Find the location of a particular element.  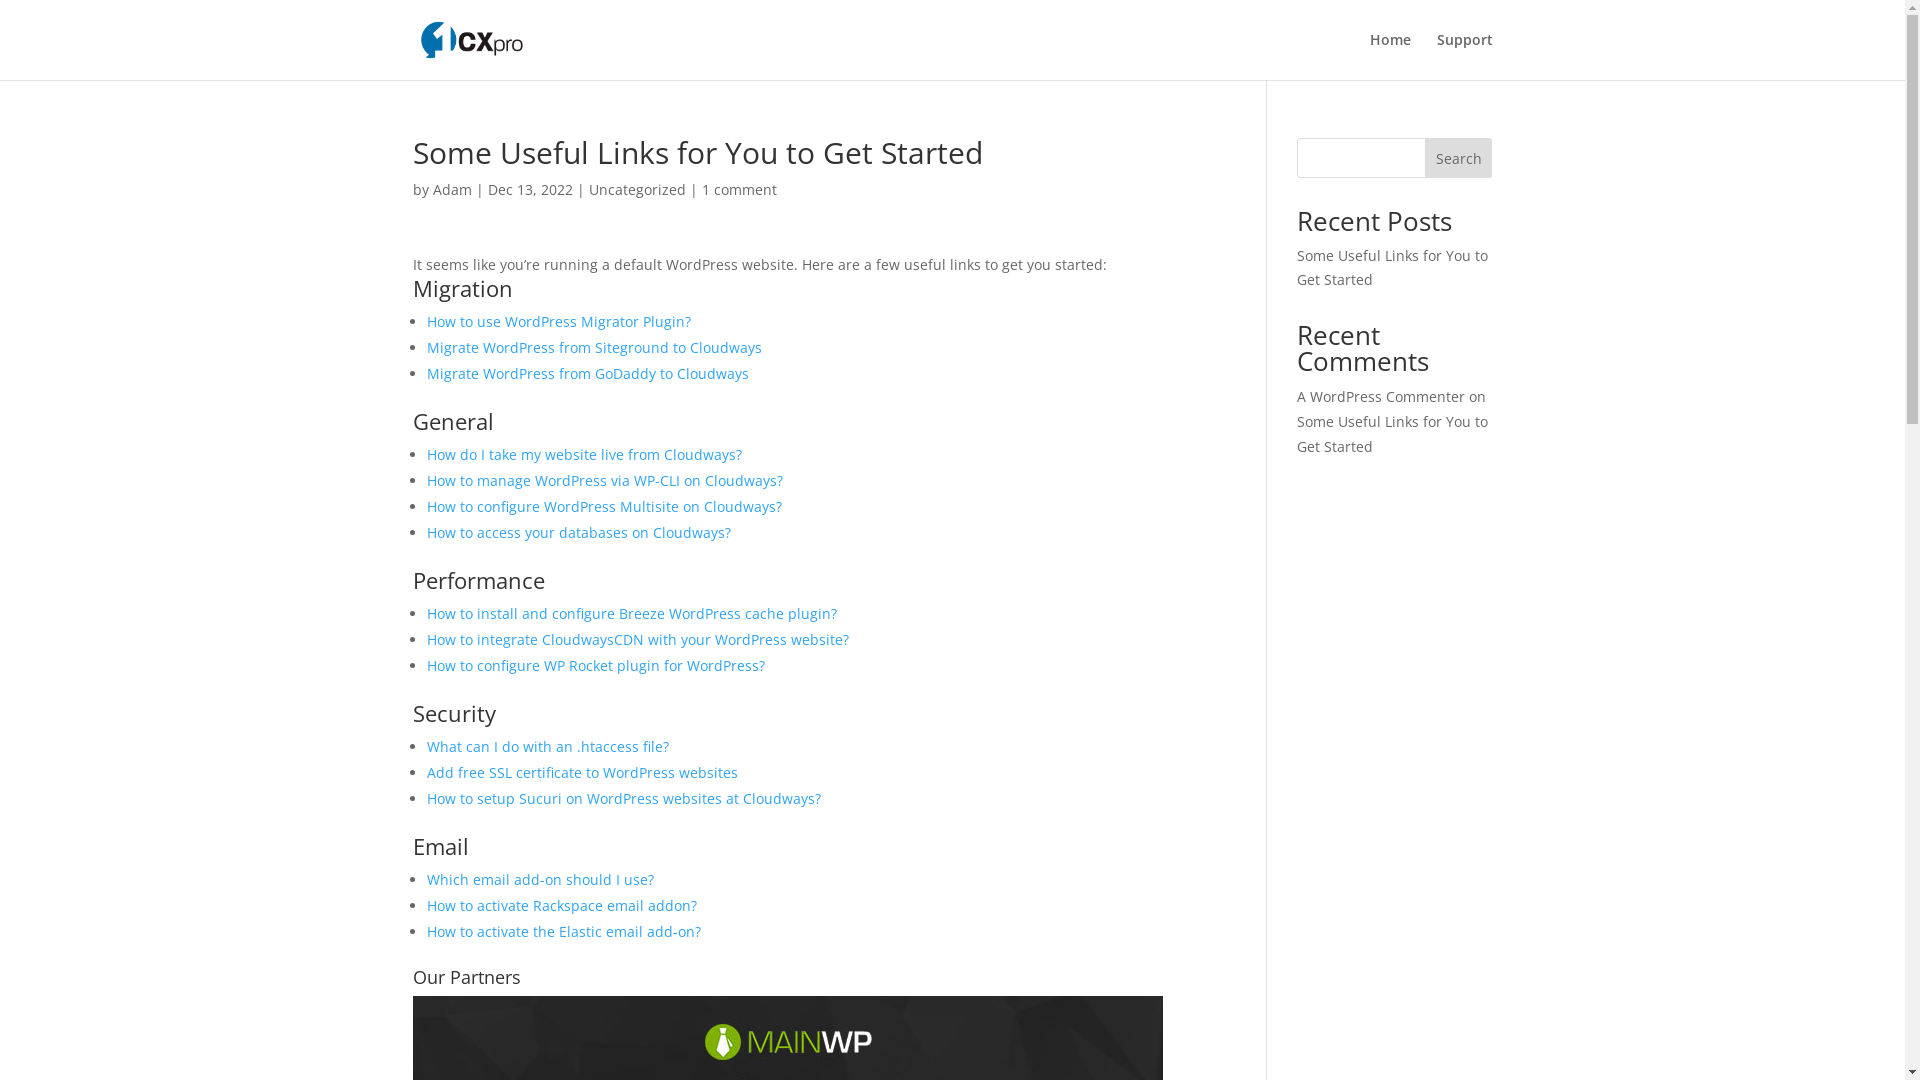

'Home' is located at coordinates (1389, 55).